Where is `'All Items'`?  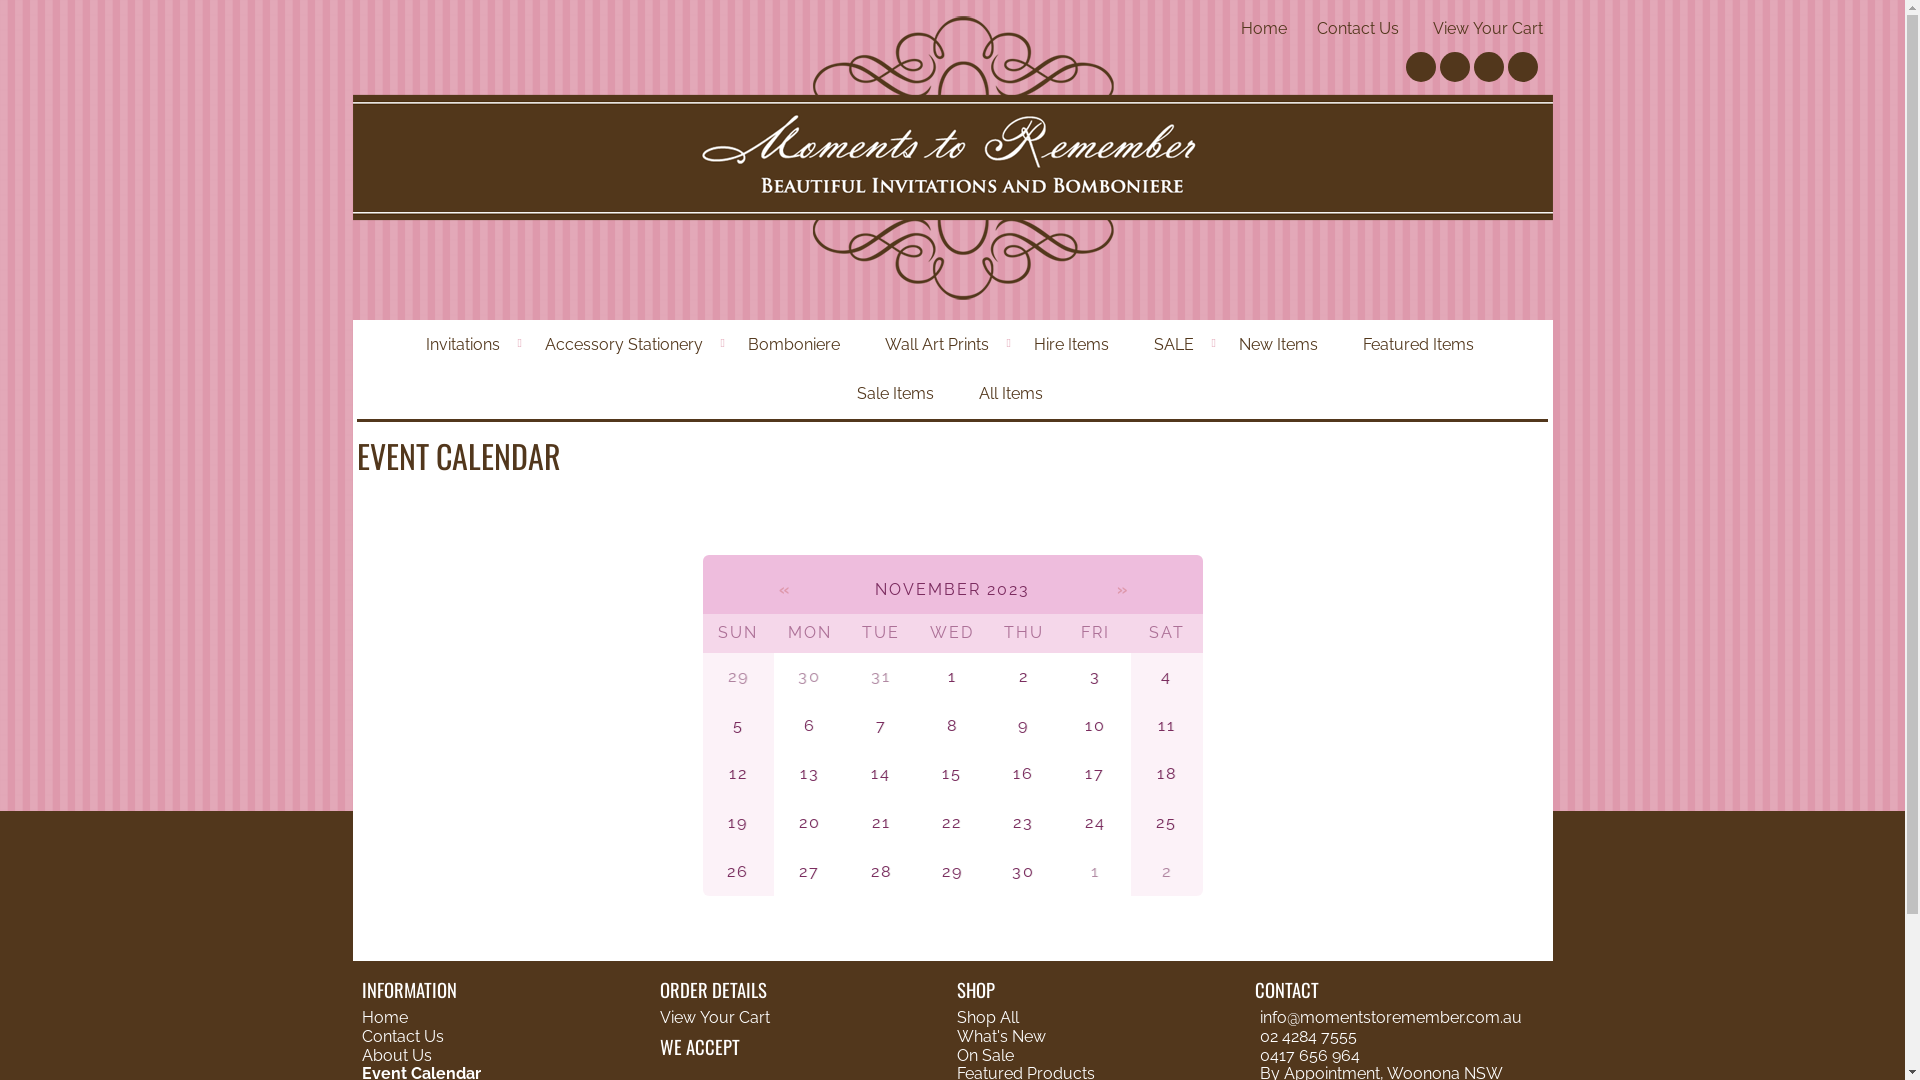
'All Items' is located at coordinates (958, 394).